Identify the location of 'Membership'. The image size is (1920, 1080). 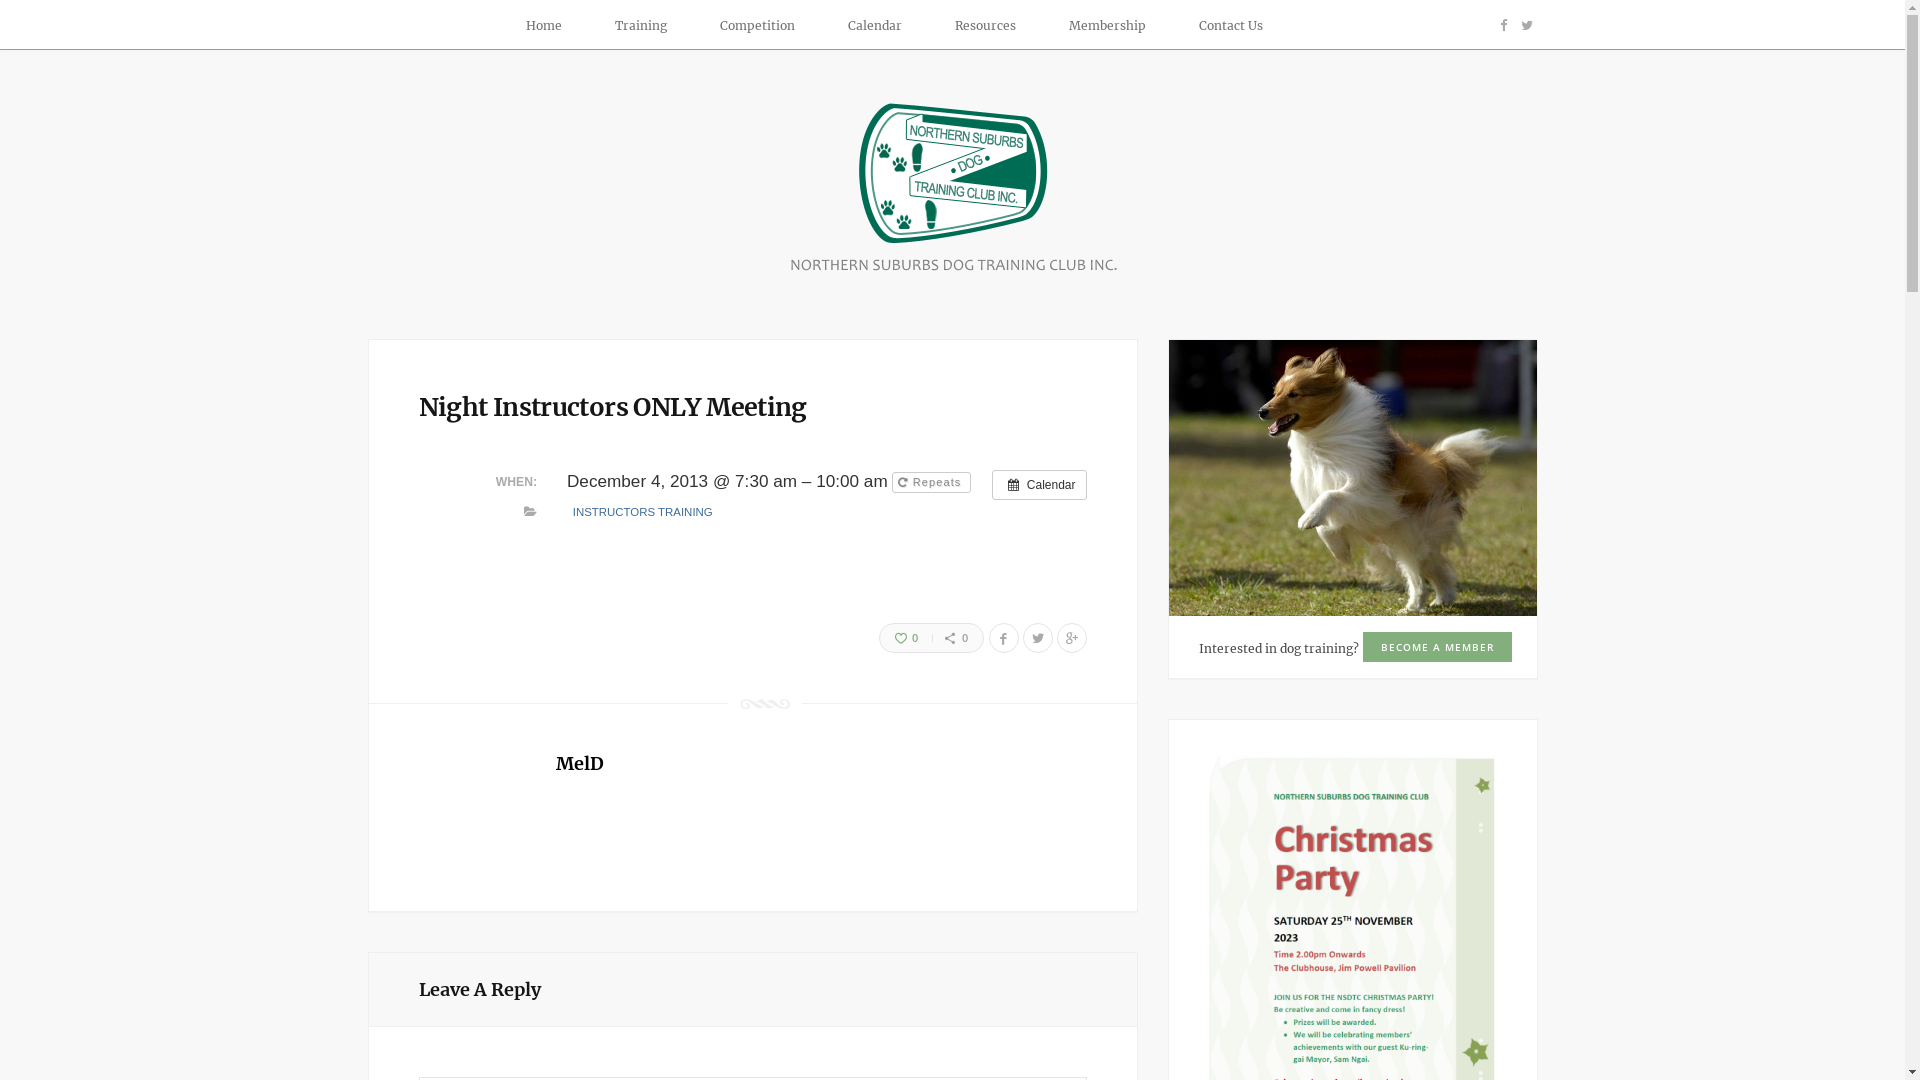
(1050, 26).